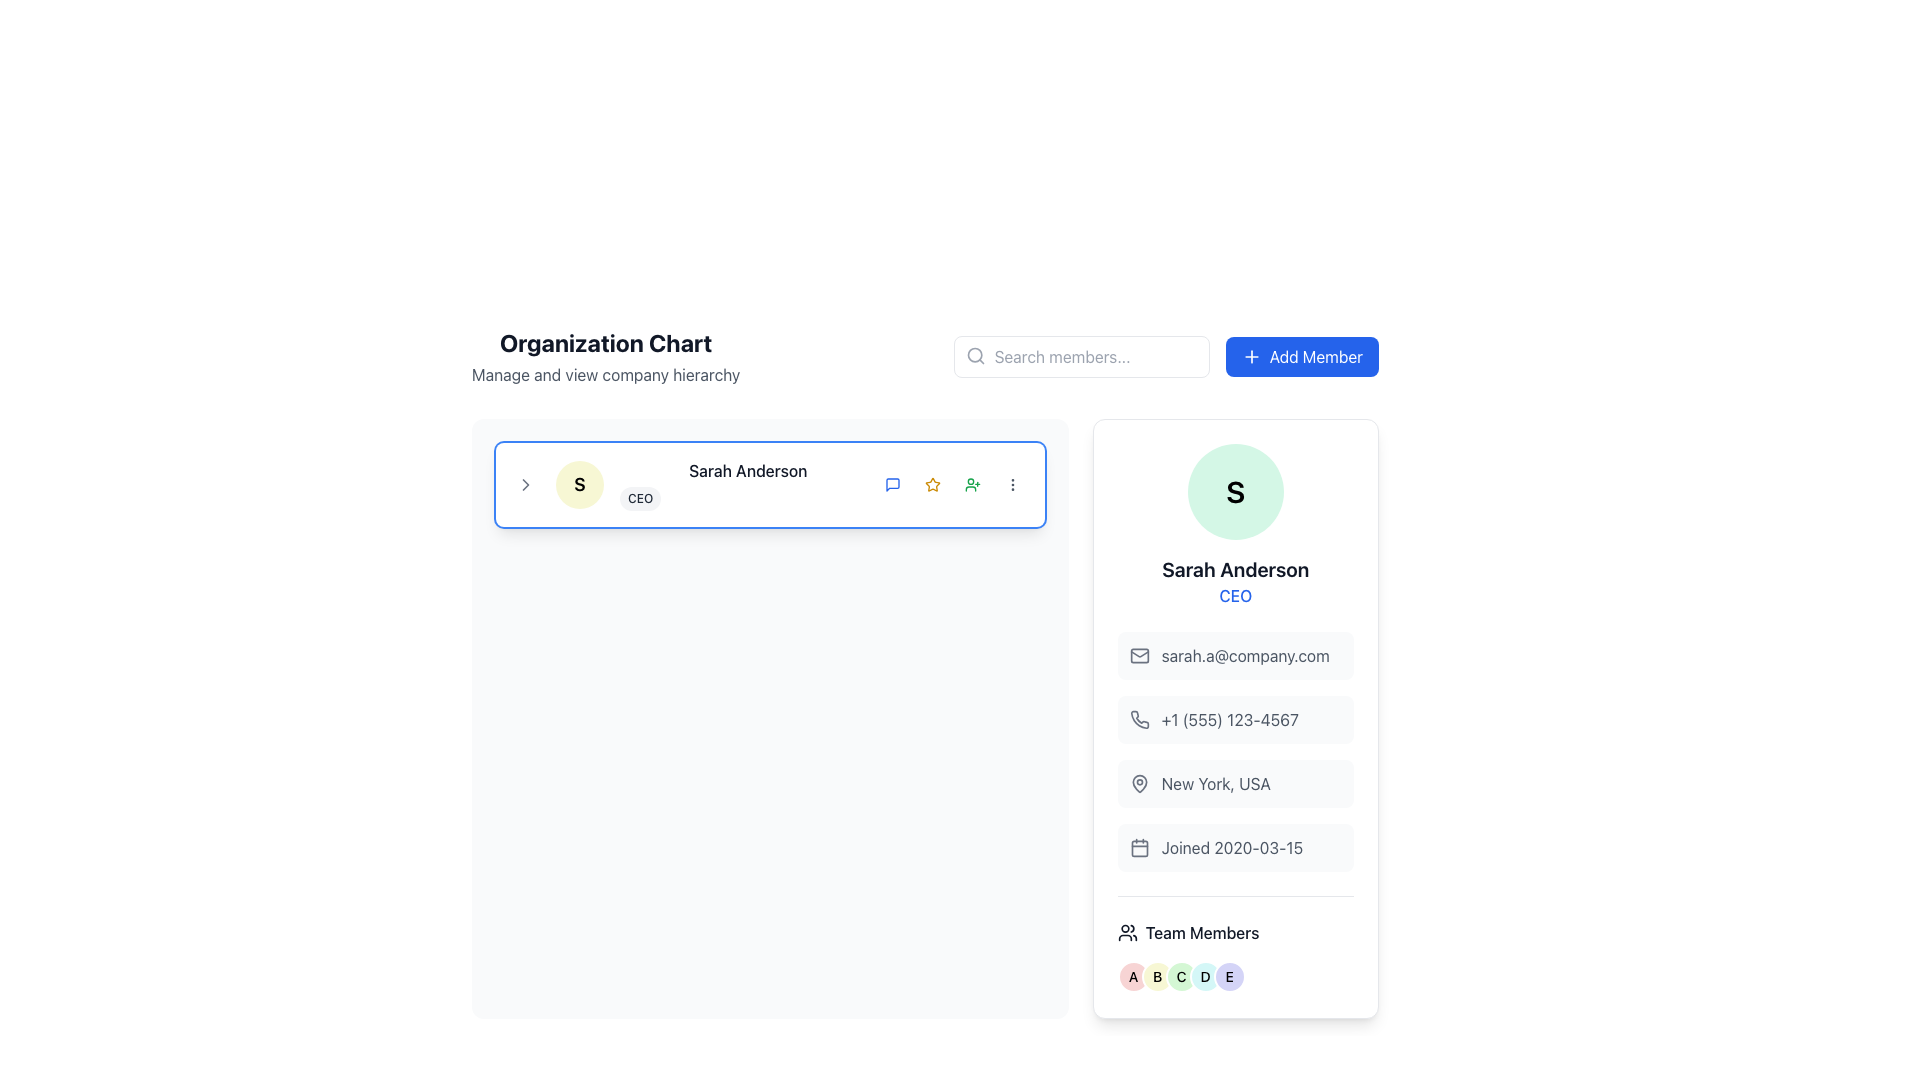 This screenshot has width=1920, height=1080. What do you see at coordinates (975, 354) in the screenshot?
I see `the search icon located at the leftmost side of the search input field, which indicates the search functionality among members` at bounding box center [975, 354].